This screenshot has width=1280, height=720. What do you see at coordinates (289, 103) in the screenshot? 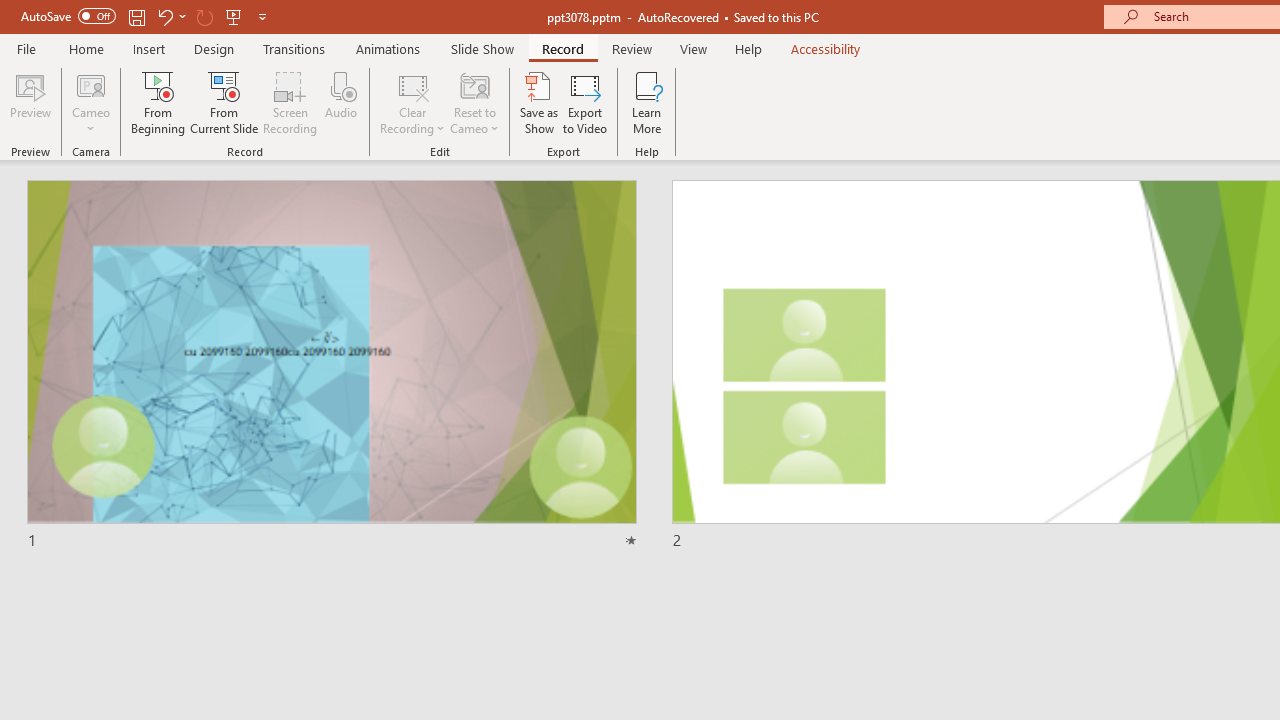
I see `'Screen Recording'` at bounding box center [289, 103].